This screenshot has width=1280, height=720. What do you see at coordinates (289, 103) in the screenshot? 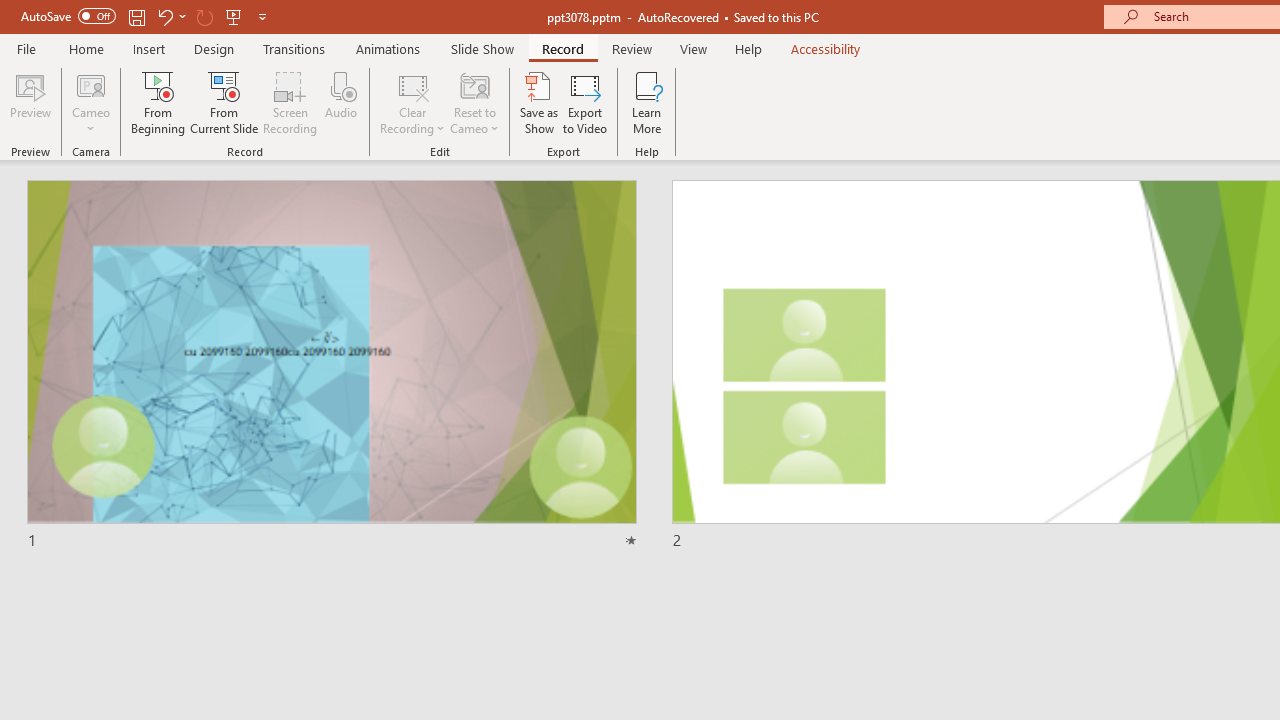
I see `'Screen Recording'` at bounding box center [289, 103].